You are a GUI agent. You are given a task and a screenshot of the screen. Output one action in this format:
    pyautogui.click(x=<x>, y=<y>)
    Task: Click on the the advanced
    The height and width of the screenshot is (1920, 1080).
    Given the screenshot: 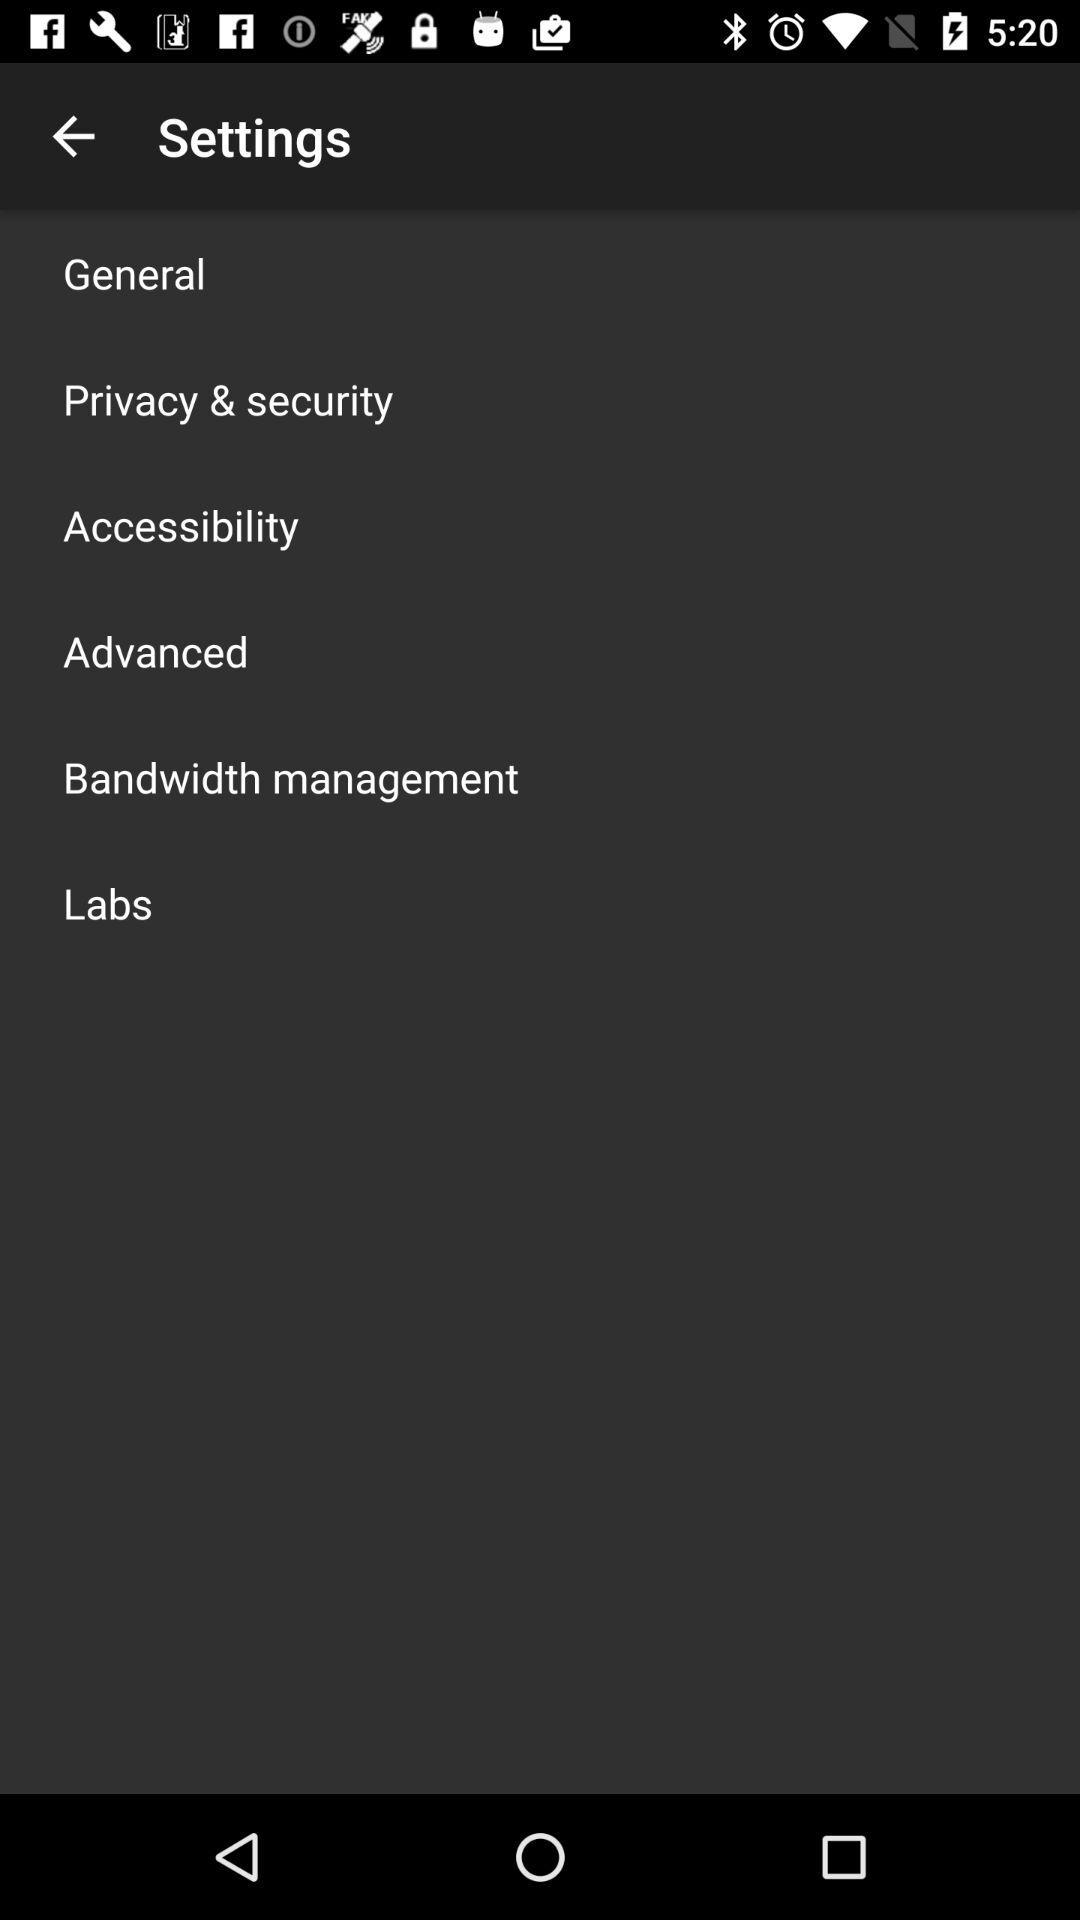 What is the action you would take?
    pyautogui.click(x=154, y=651)
    